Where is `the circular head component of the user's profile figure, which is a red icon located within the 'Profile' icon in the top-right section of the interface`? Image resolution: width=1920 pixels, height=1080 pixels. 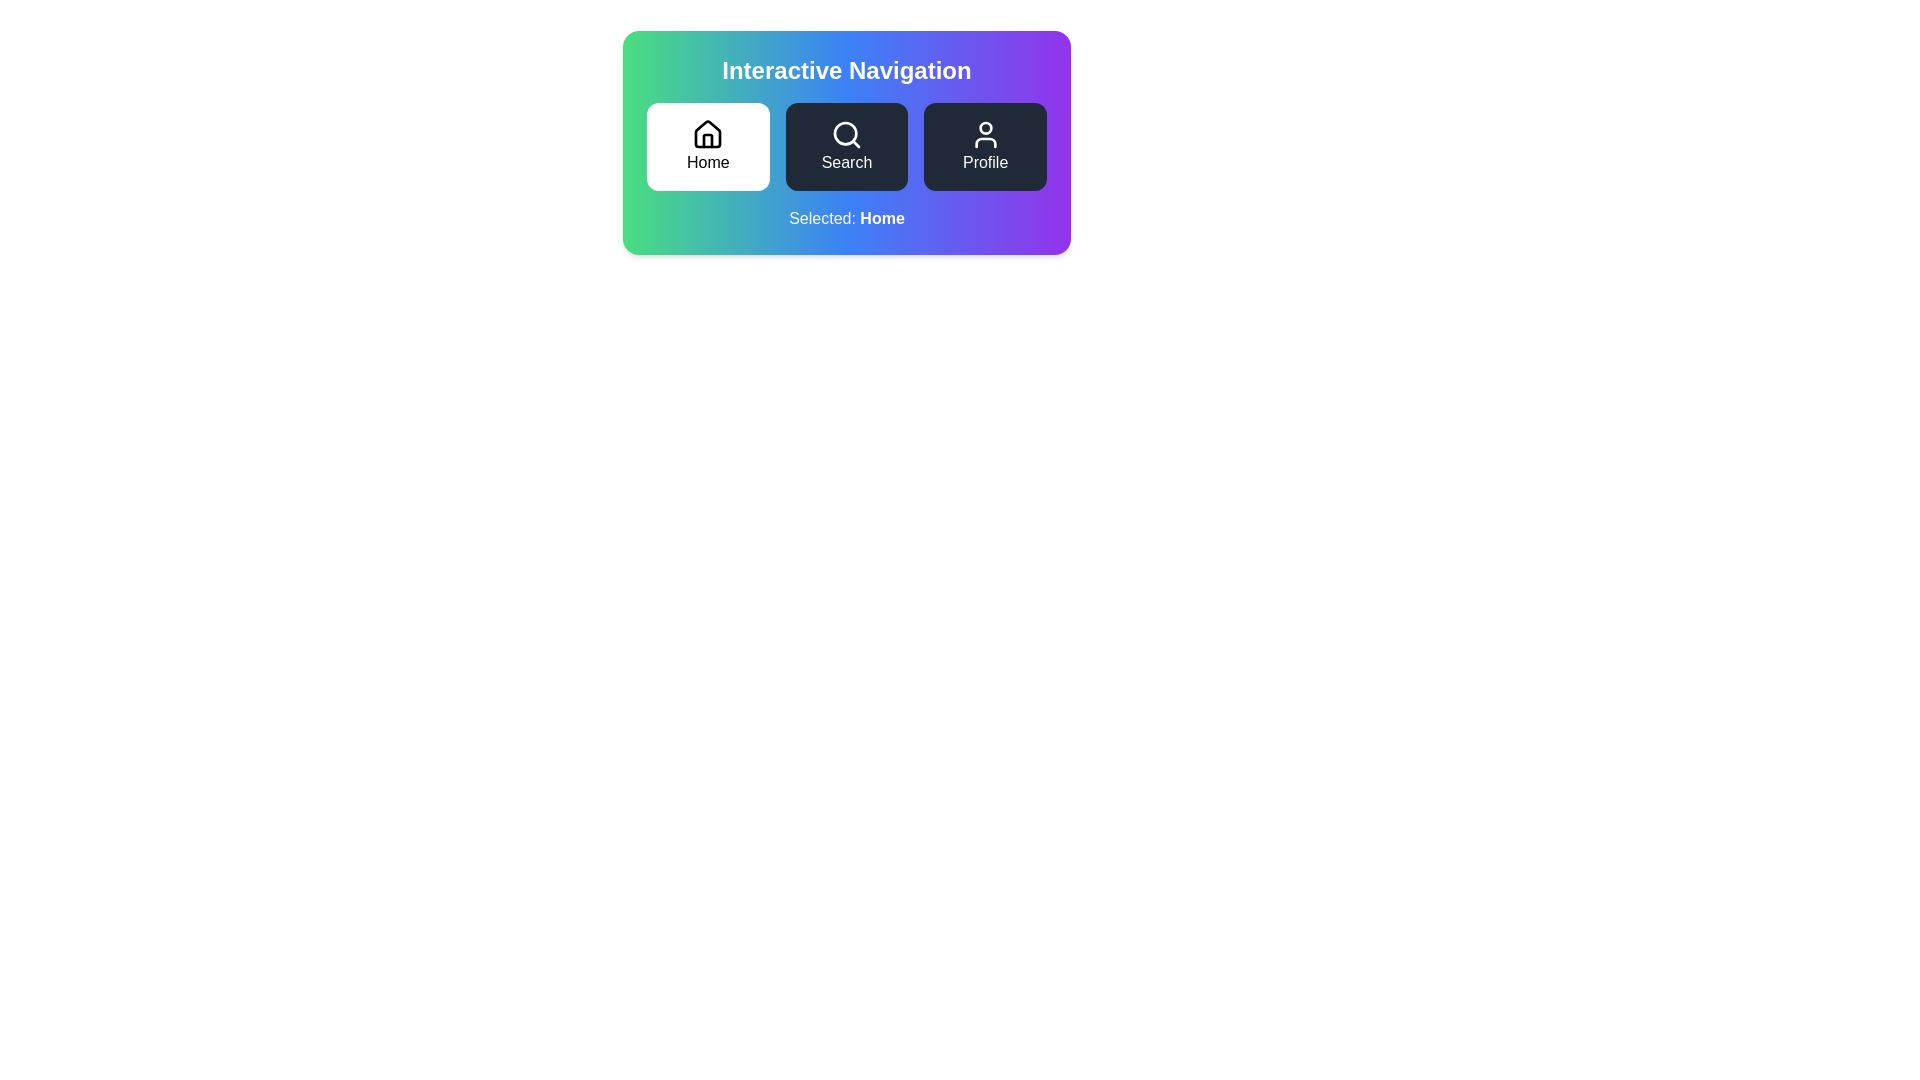
the circular head component of the user's profile figure, which is a red icon located within the 'Profile' icon in the top-right section of the interface is located at coordinates (985, 128).